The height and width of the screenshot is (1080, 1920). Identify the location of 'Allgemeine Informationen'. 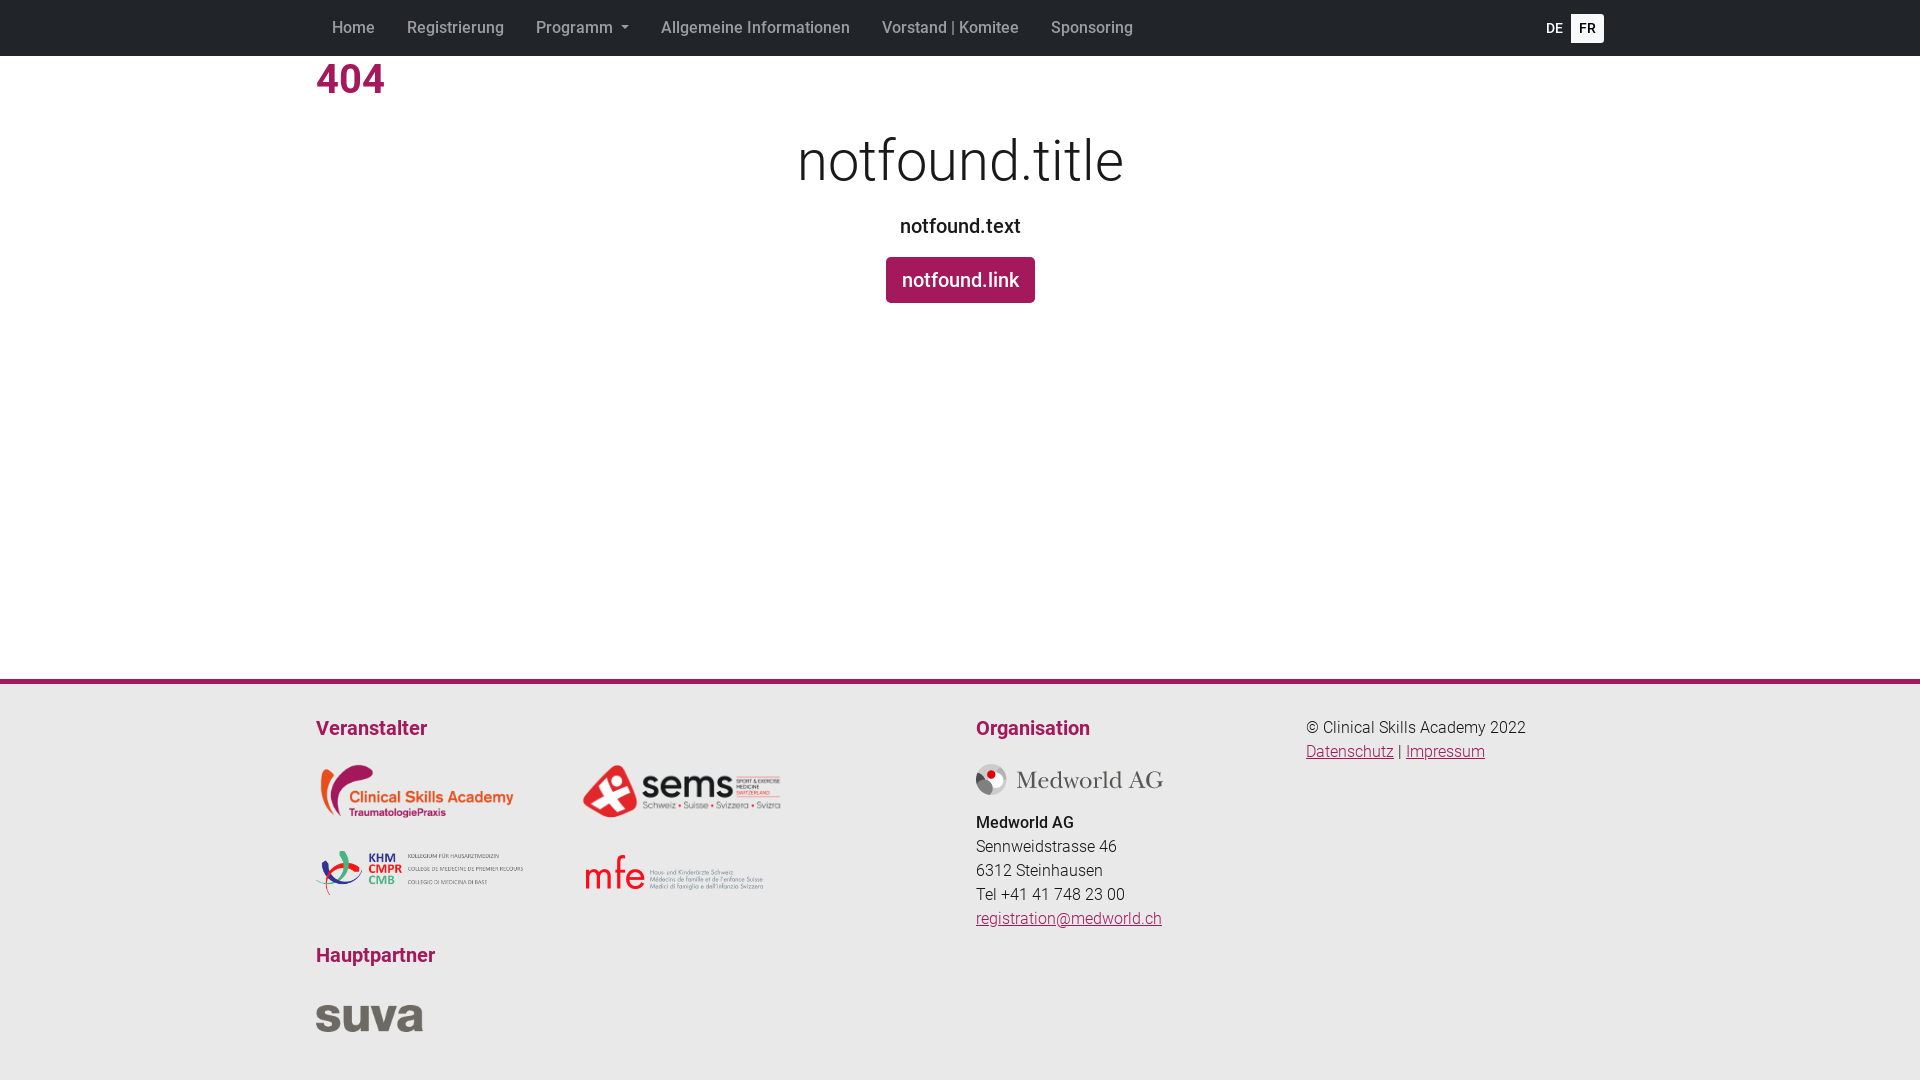
(754, 27).